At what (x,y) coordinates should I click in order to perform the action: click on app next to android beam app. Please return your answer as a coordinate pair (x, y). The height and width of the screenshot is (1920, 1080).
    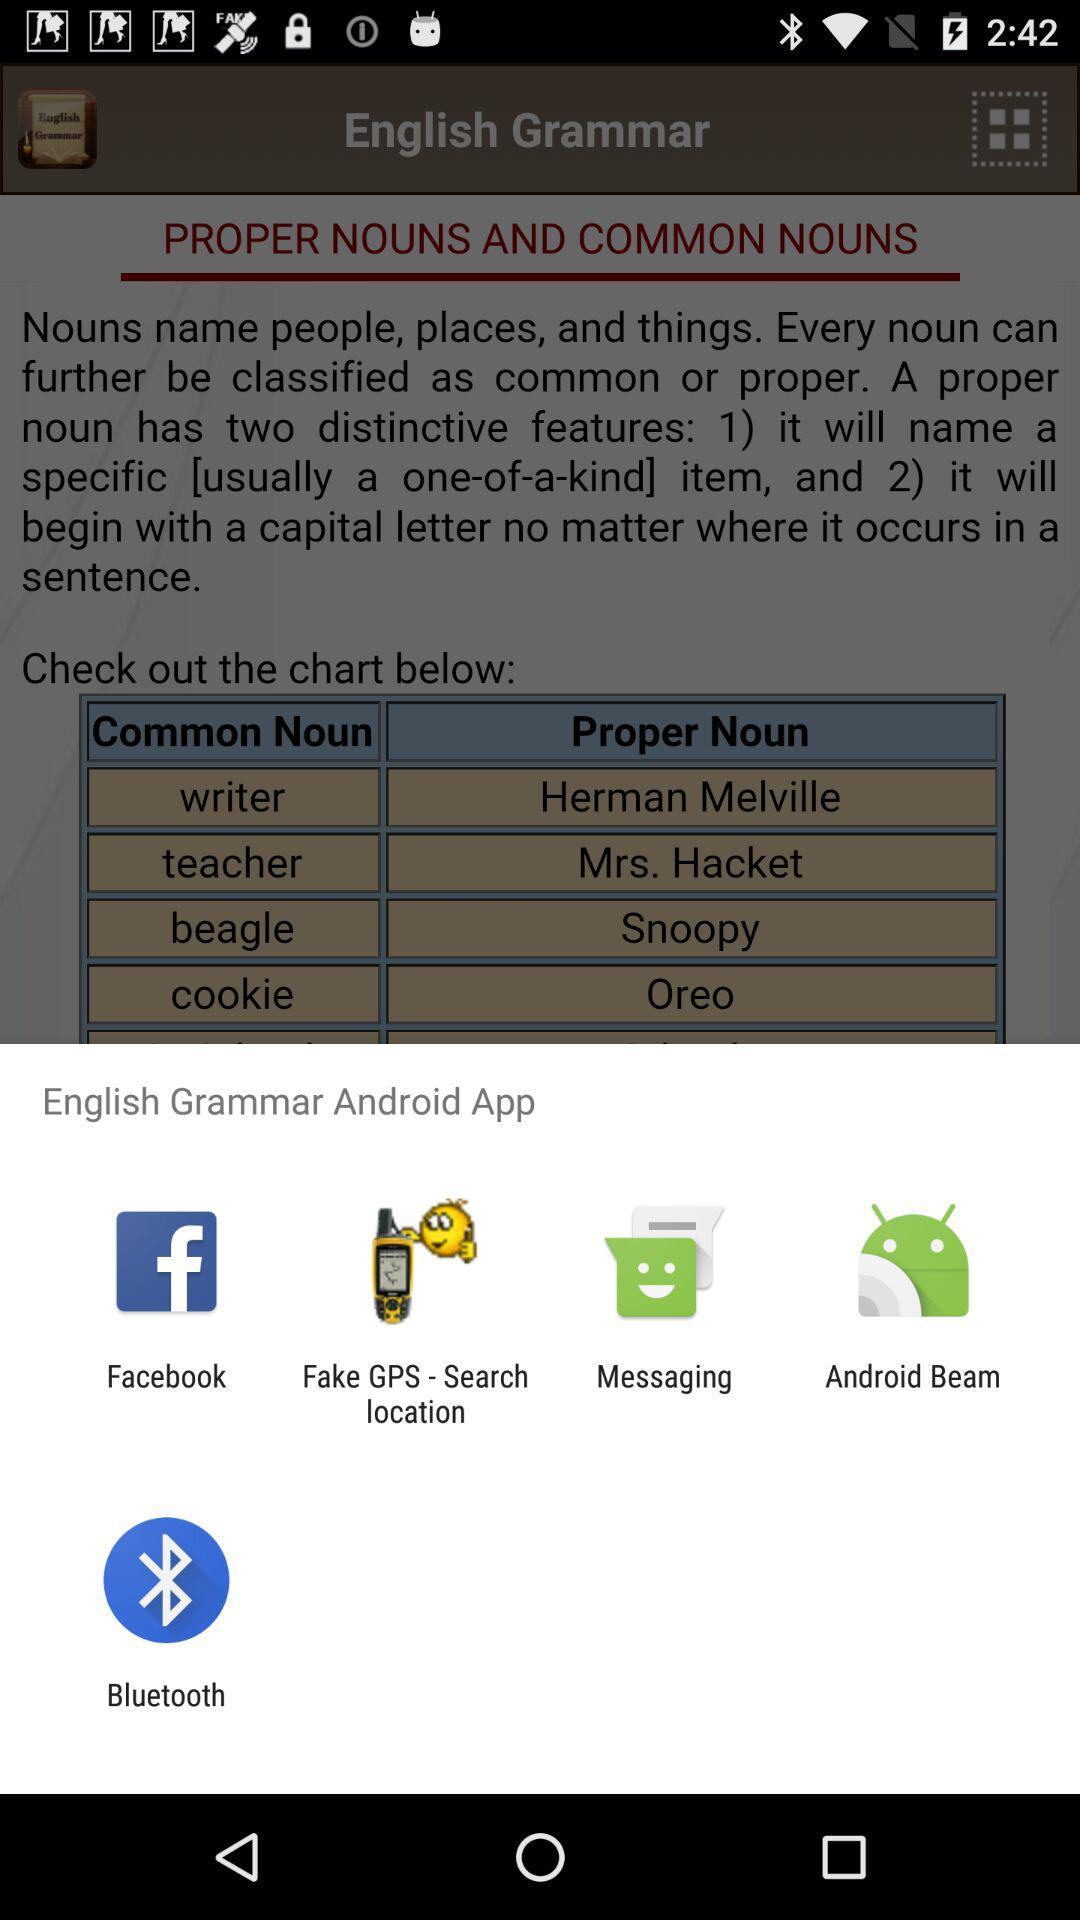
    Looking at the image, I should click on (664, 1392).